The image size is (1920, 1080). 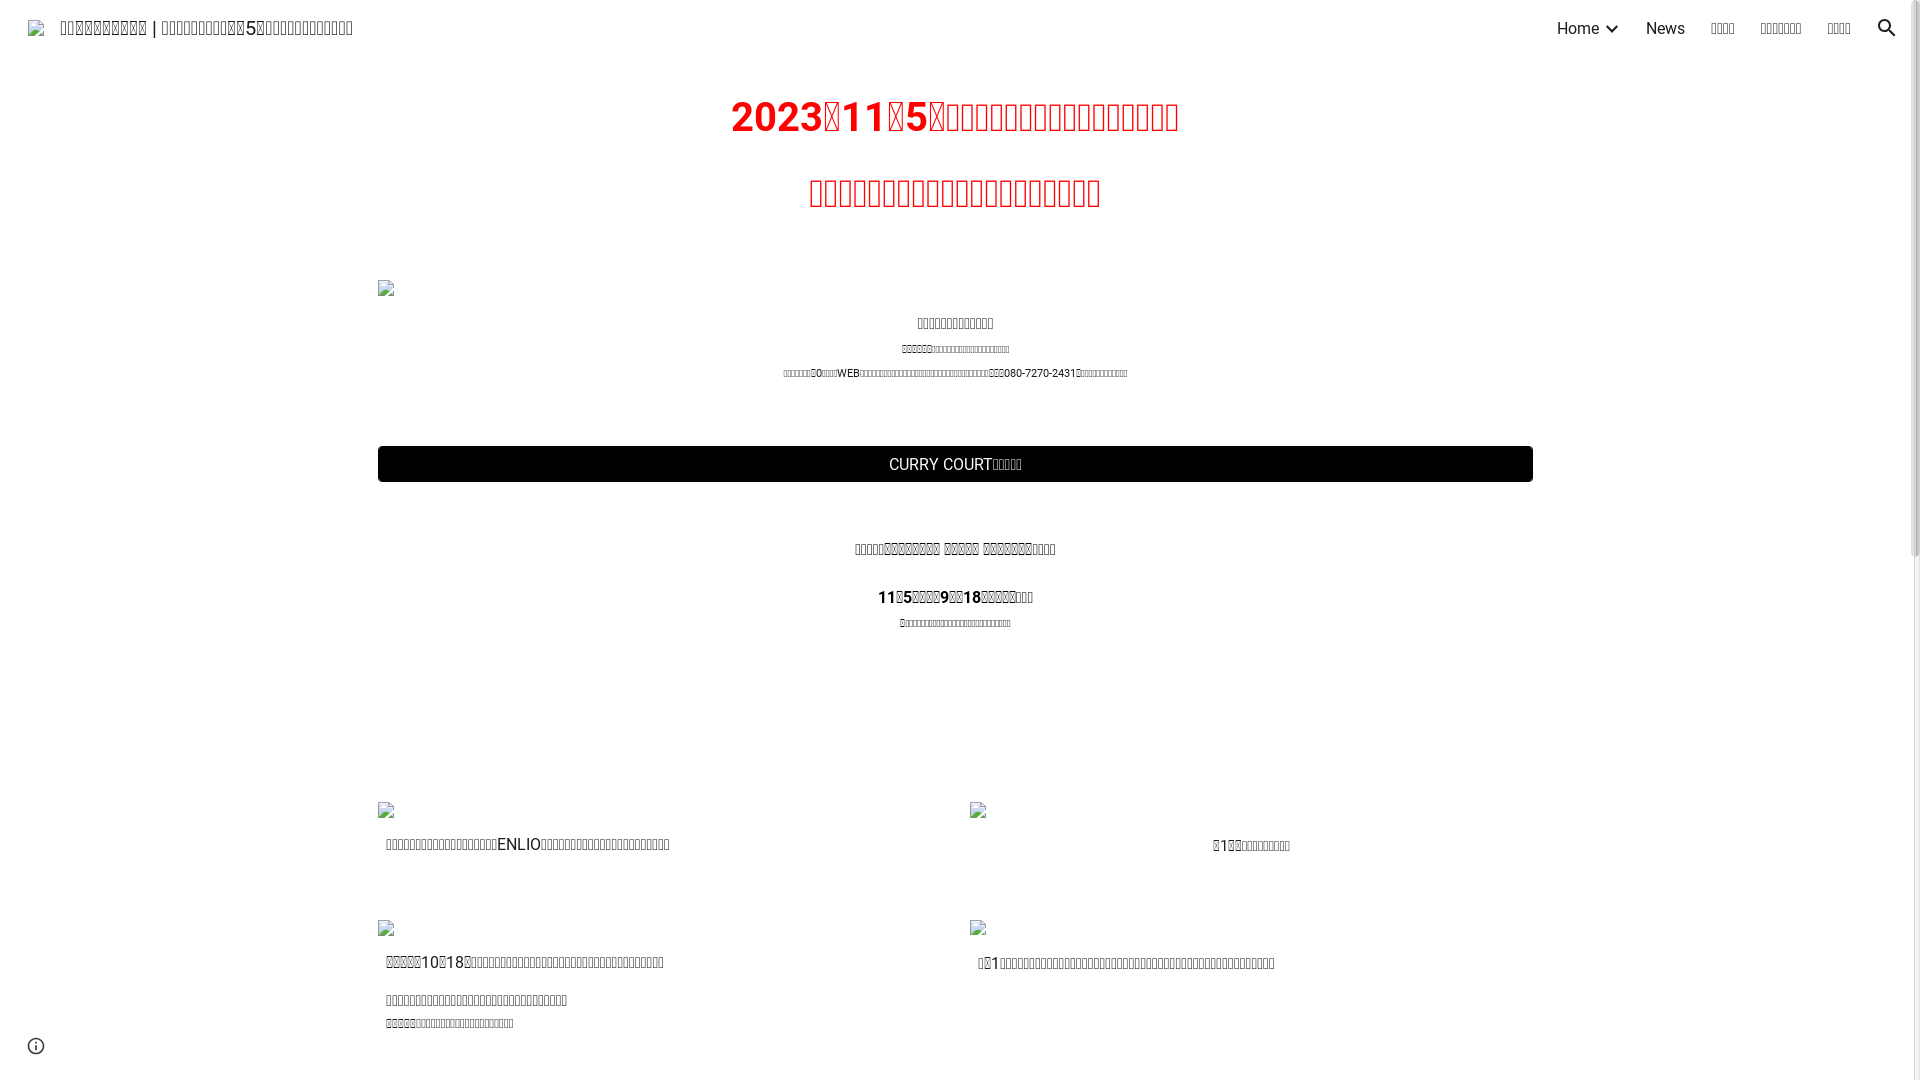 What do you see at coordinates (1665, 27) in the screenshot?
I see `'News'` at bounding box center [1665, 27].